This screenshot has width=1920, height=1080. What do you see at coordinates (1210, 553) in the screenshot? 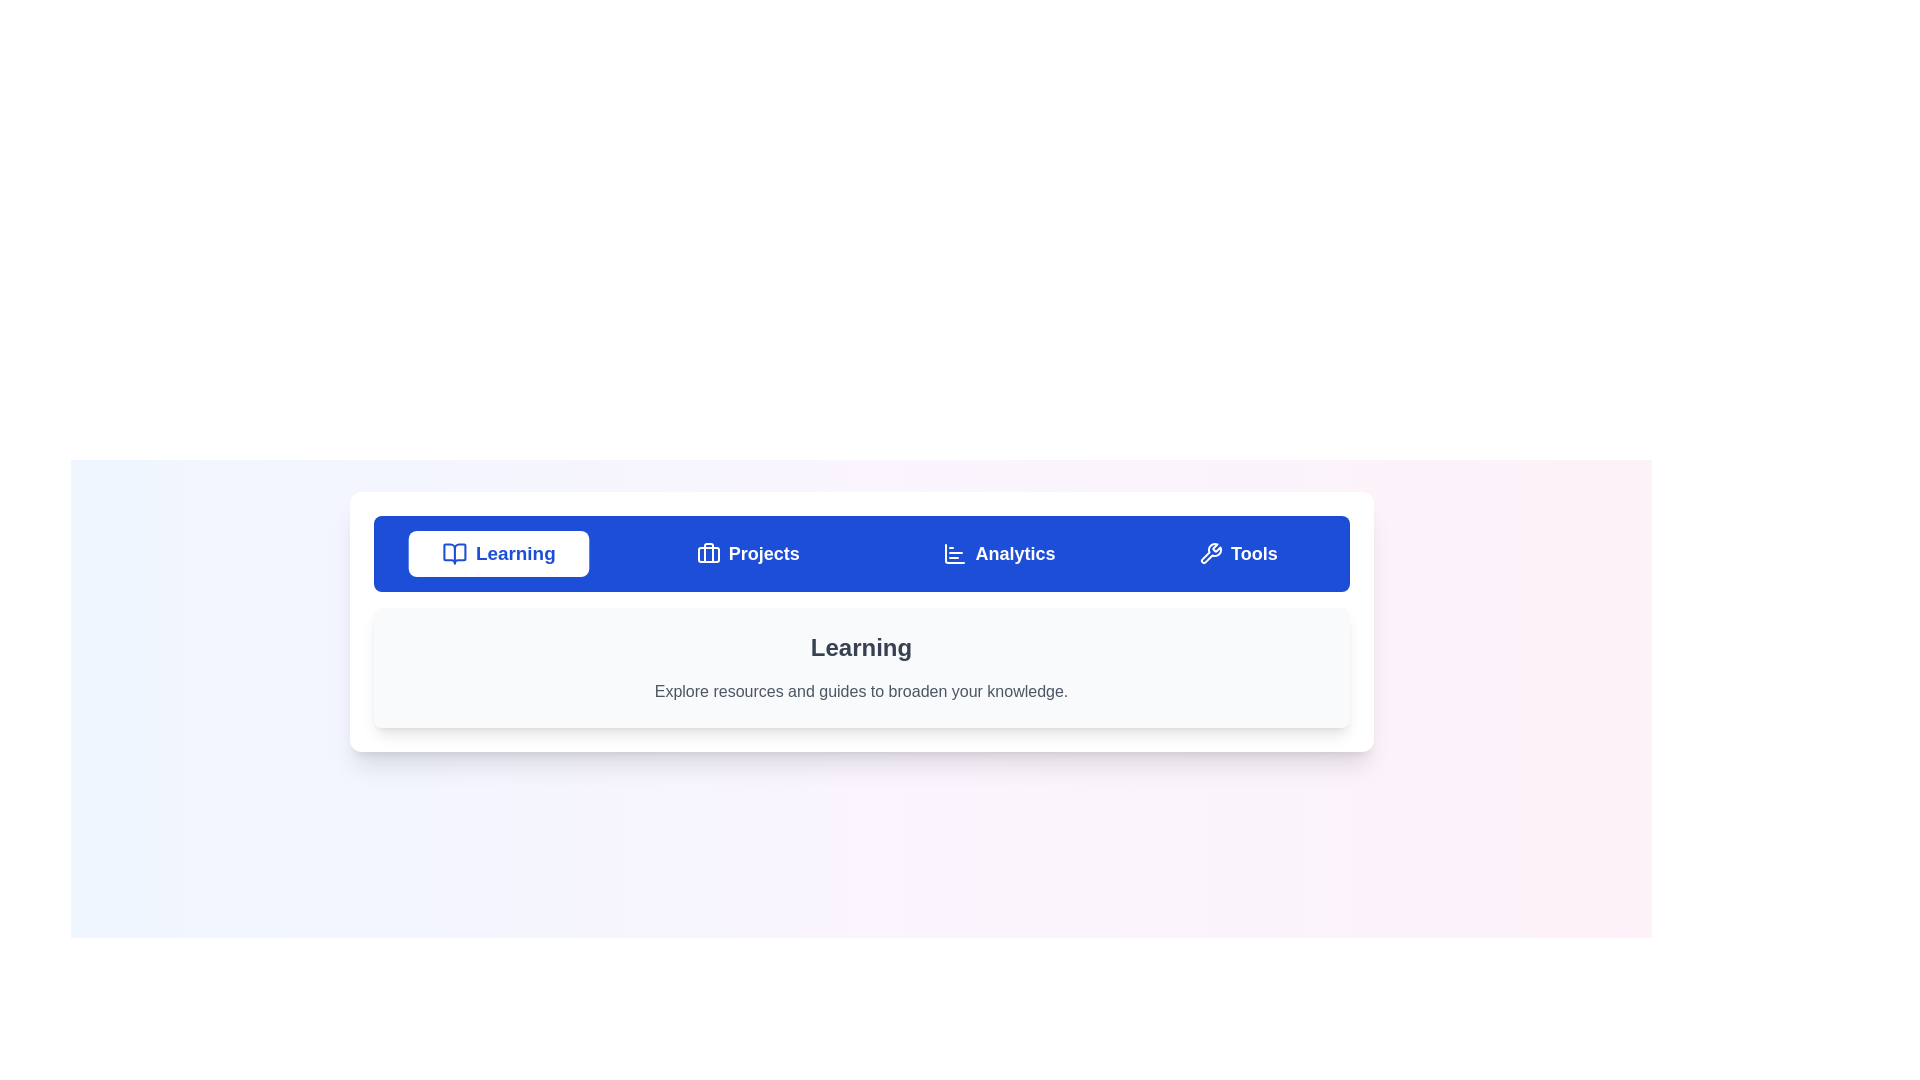
I see `the blue wrench icon located on the far-right side of the navigation bar in the Tools section` at bounding box center [1210, 553].